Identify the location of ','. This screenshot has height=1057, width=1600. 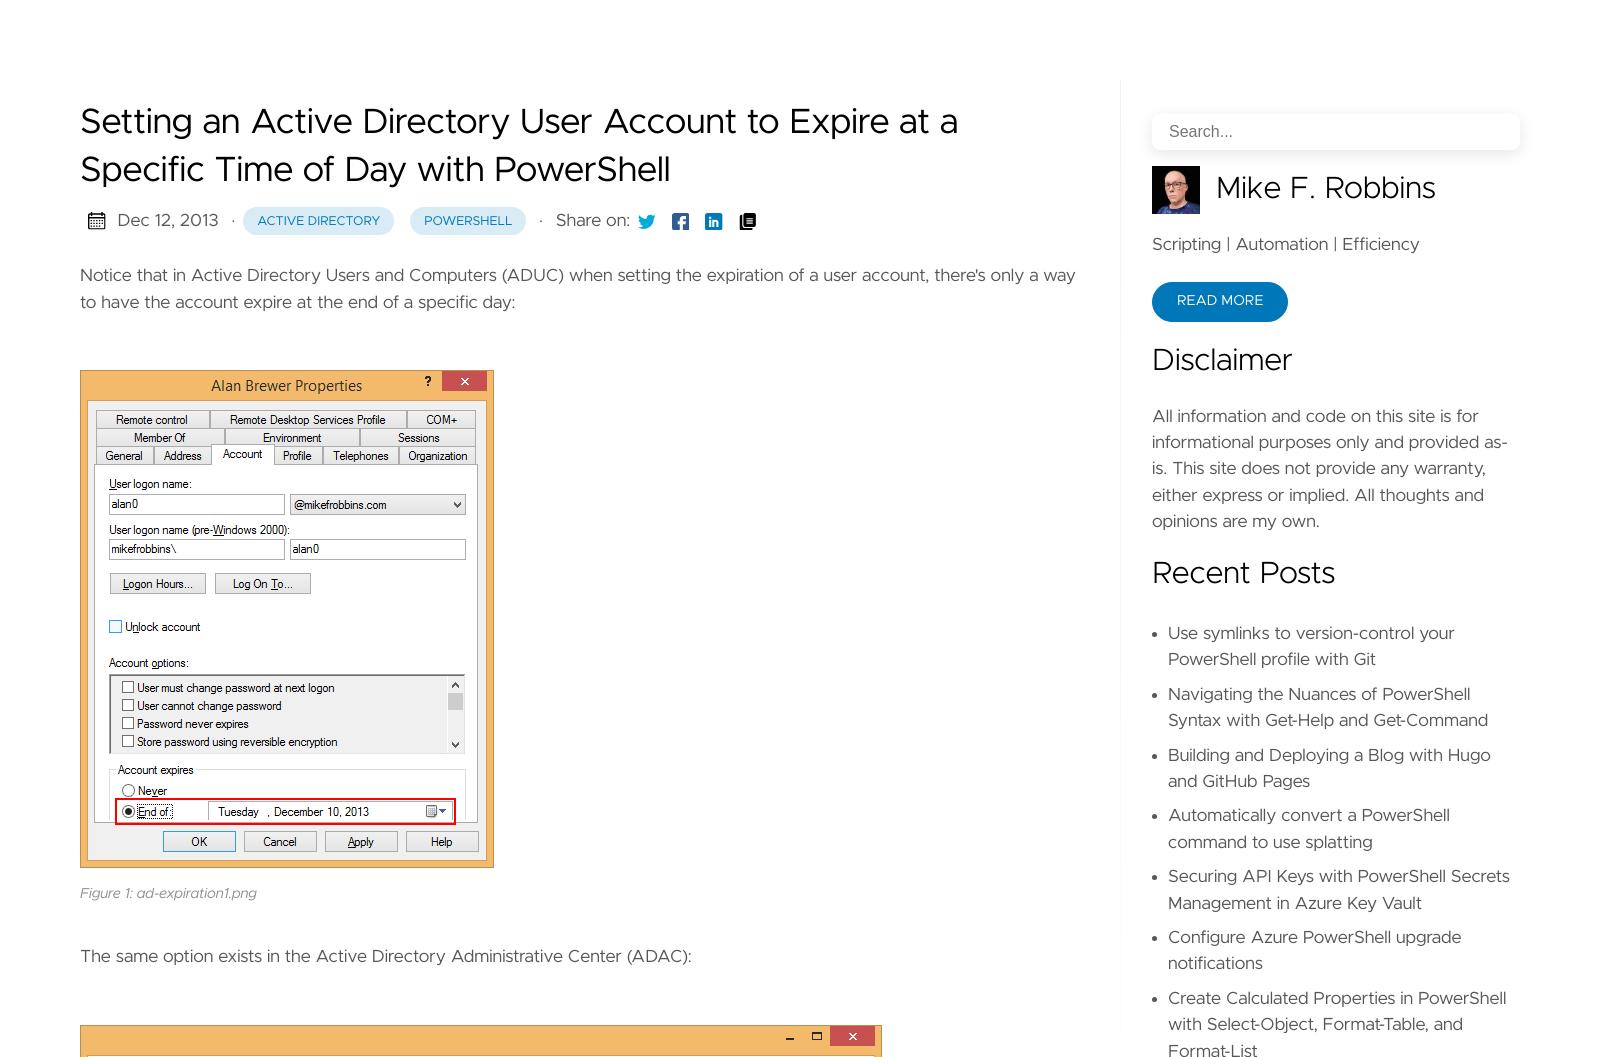
(440, 567).